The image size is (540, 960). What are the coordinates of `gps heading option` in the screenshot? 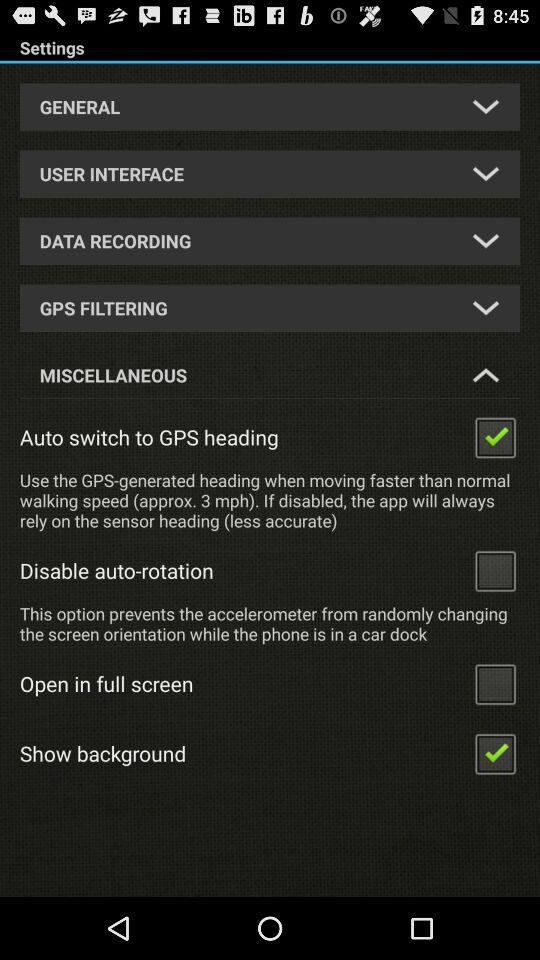 It's located at (494, 436).